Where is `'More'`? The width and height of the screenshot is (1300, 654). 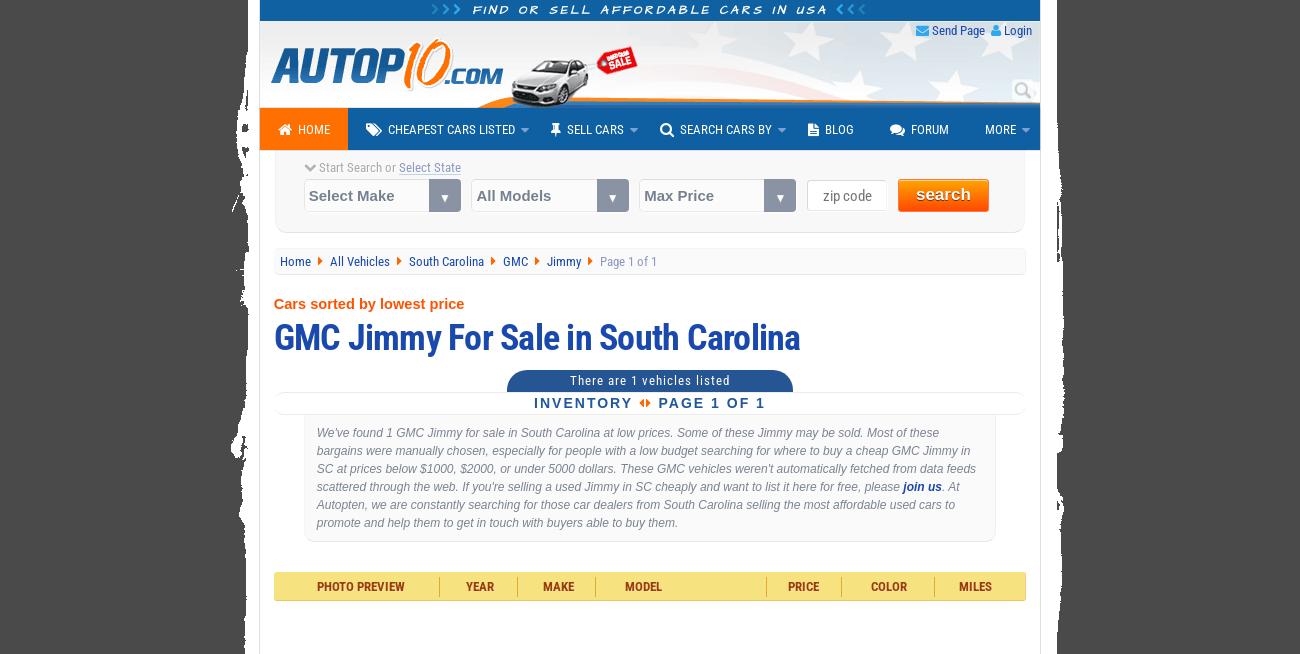 'More' is located at coordinates (999, 129).